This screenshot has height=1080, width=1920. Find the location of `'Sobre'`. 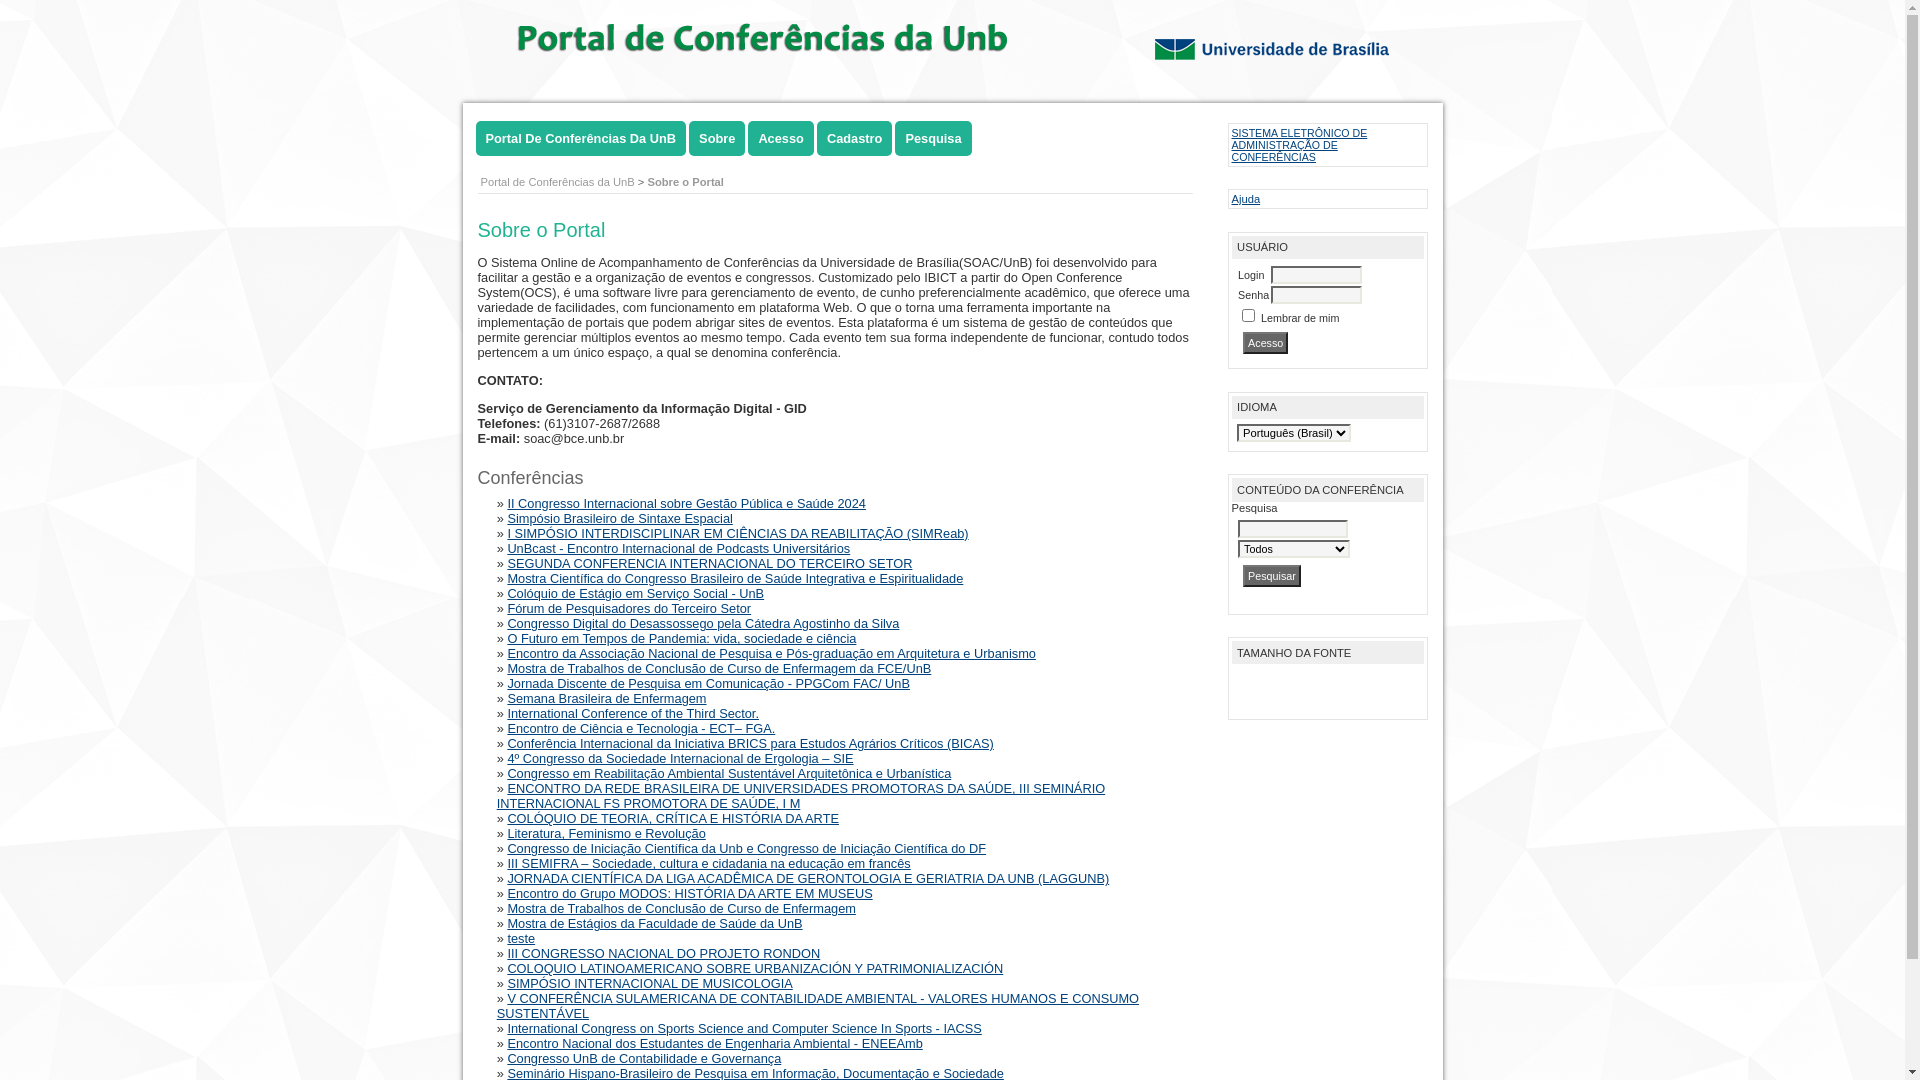

'Sobre' is located at coordinates (689, 137).